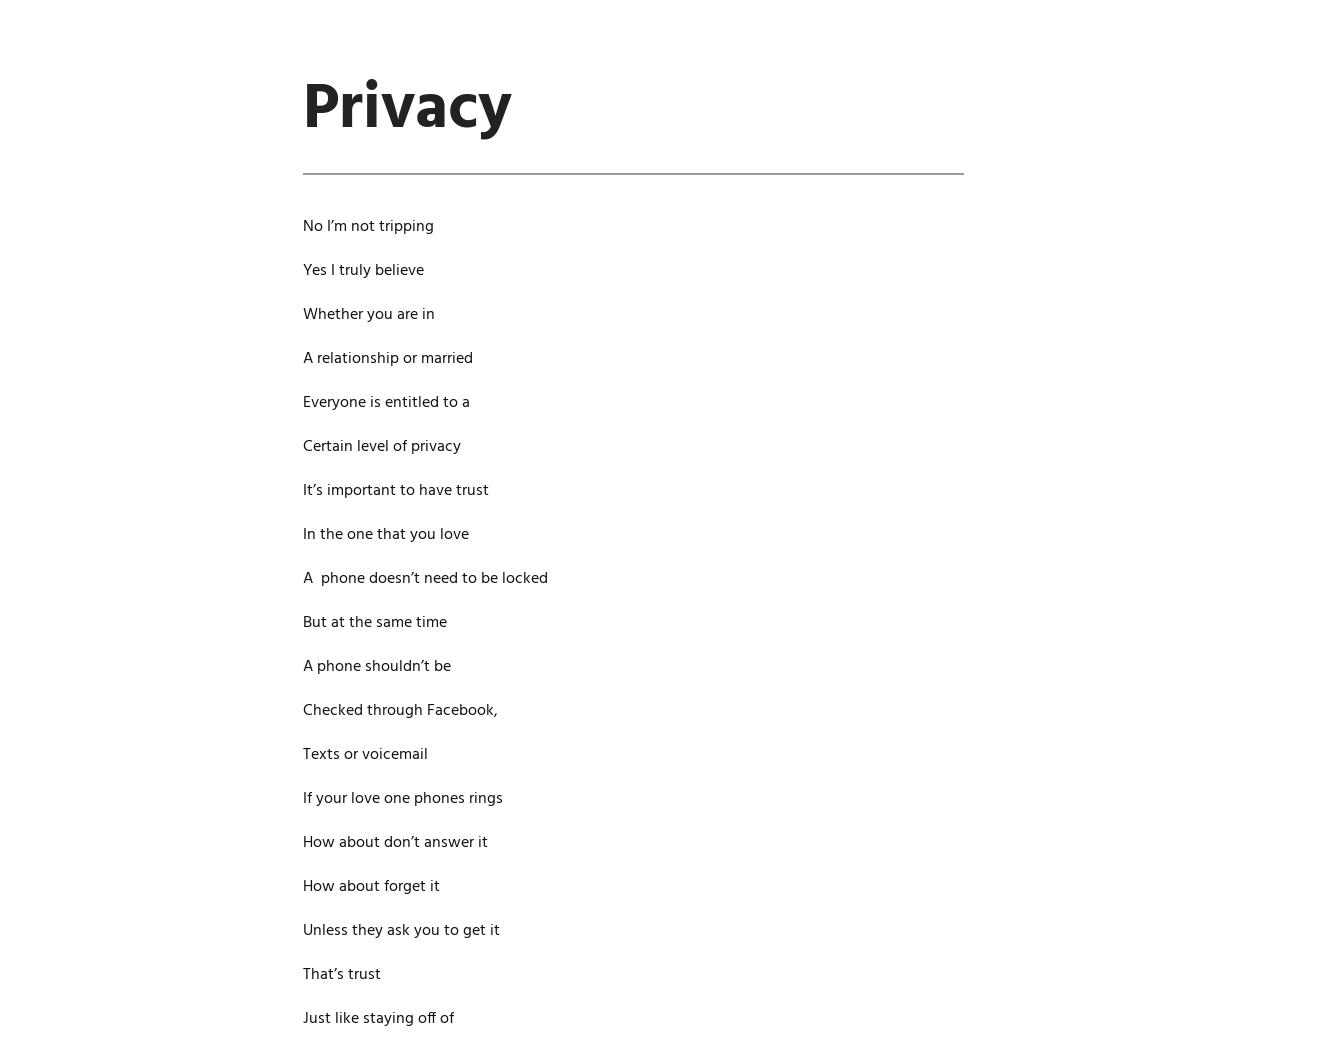  I want to click on 'It’s important to have trust', so click(395, 490).